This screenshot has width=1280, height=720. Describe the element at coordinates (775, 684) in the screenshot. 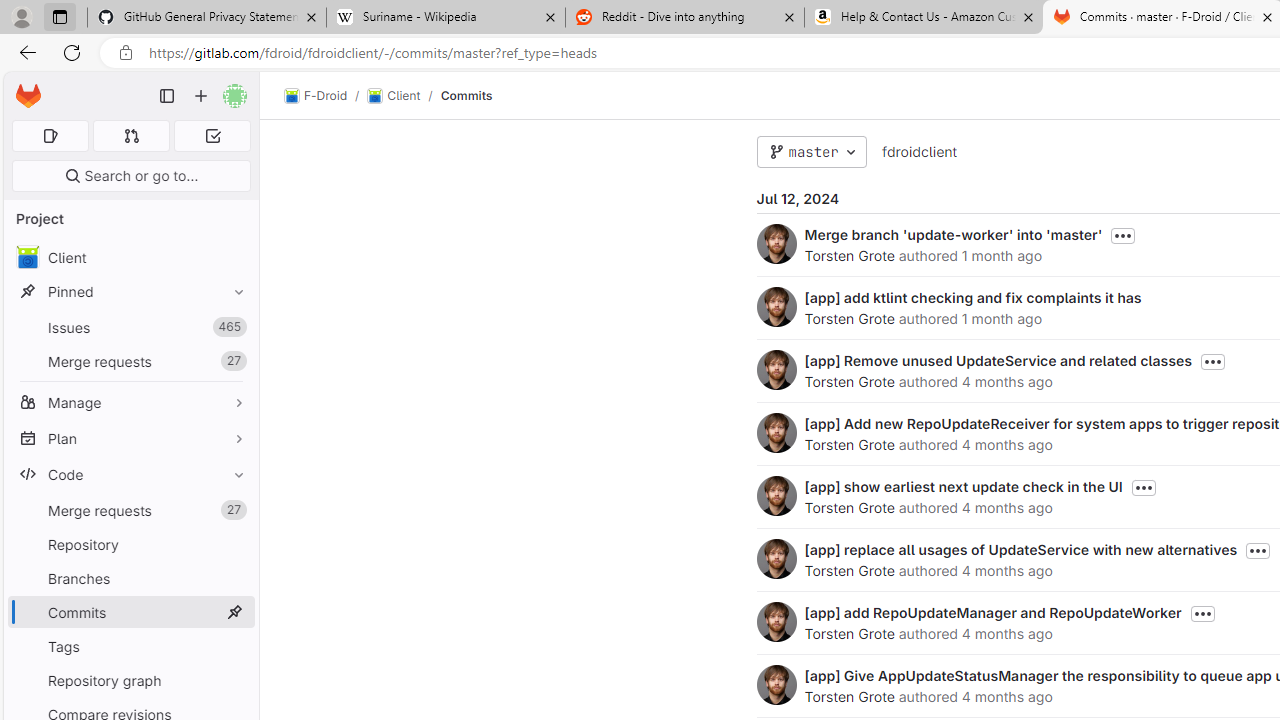

I see `'Torsten Grote'` at that location.